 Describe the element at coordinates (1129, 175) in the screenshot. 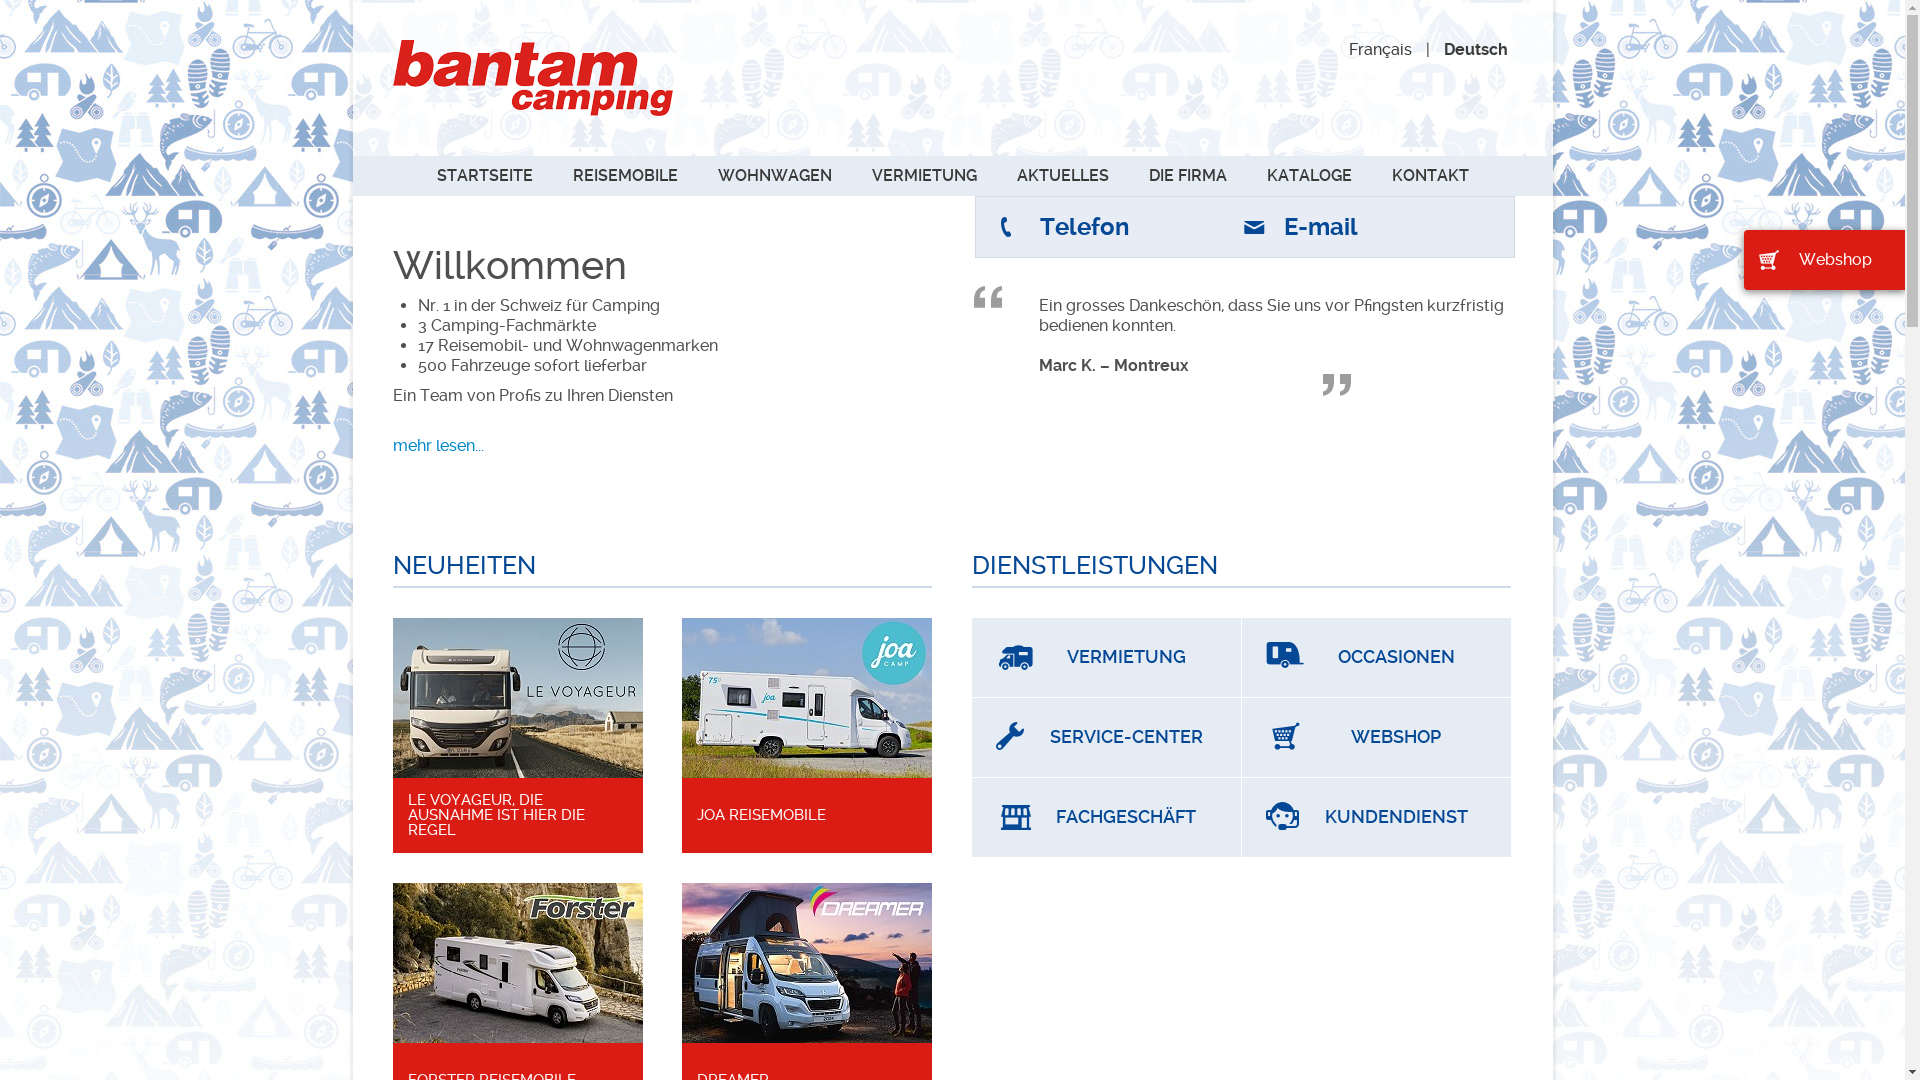

I see `'DIE FIRMA'` at that location.